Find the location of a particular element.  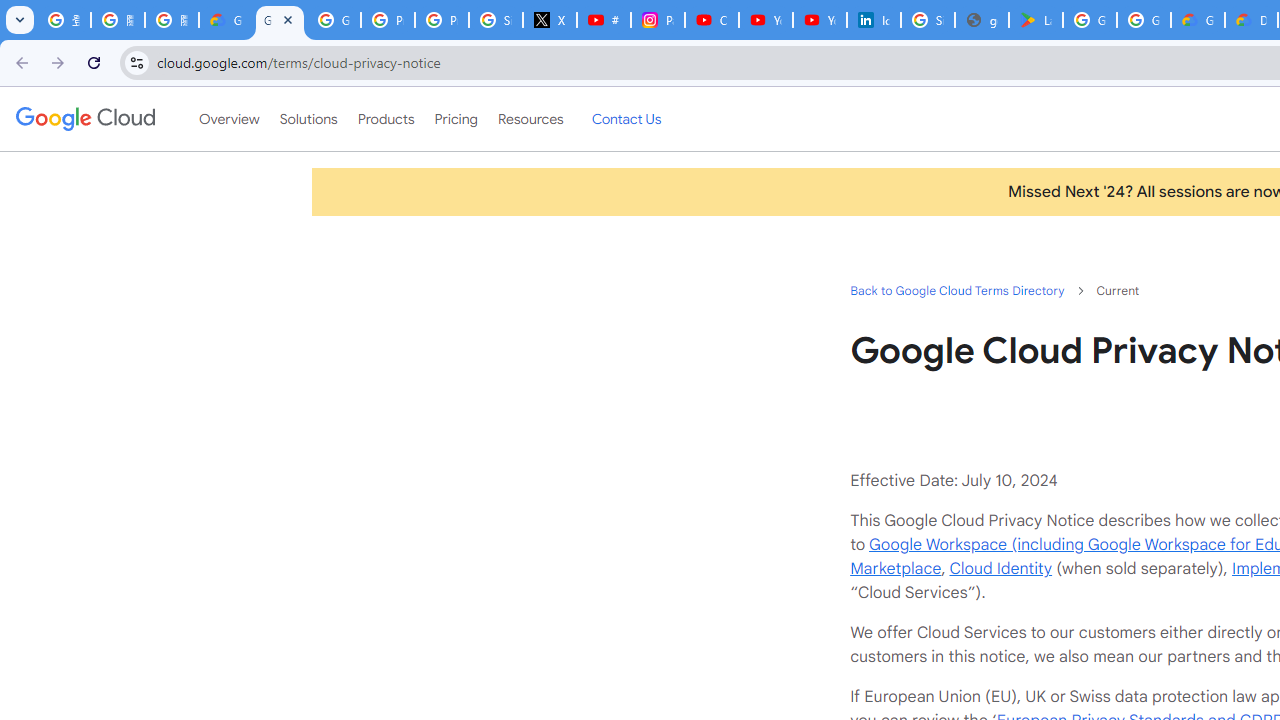

'YouTube Culture & Trends - YouTube Top 10, 2021' is located at coordinates (819, 20).